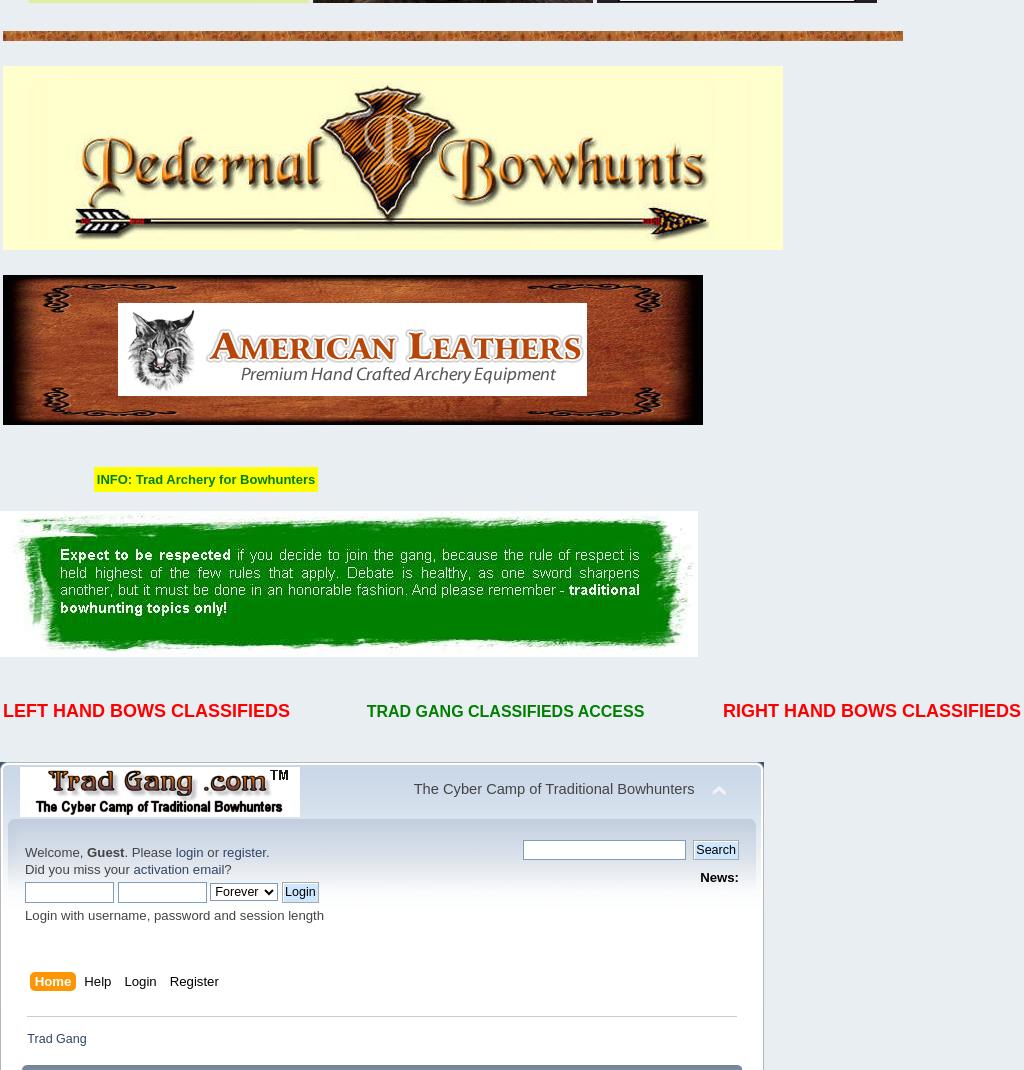  What do you see at coordinates (174, 913) in the screenshot?
I see `'Login with username, password and session length'` at bounding box center [174, 913].